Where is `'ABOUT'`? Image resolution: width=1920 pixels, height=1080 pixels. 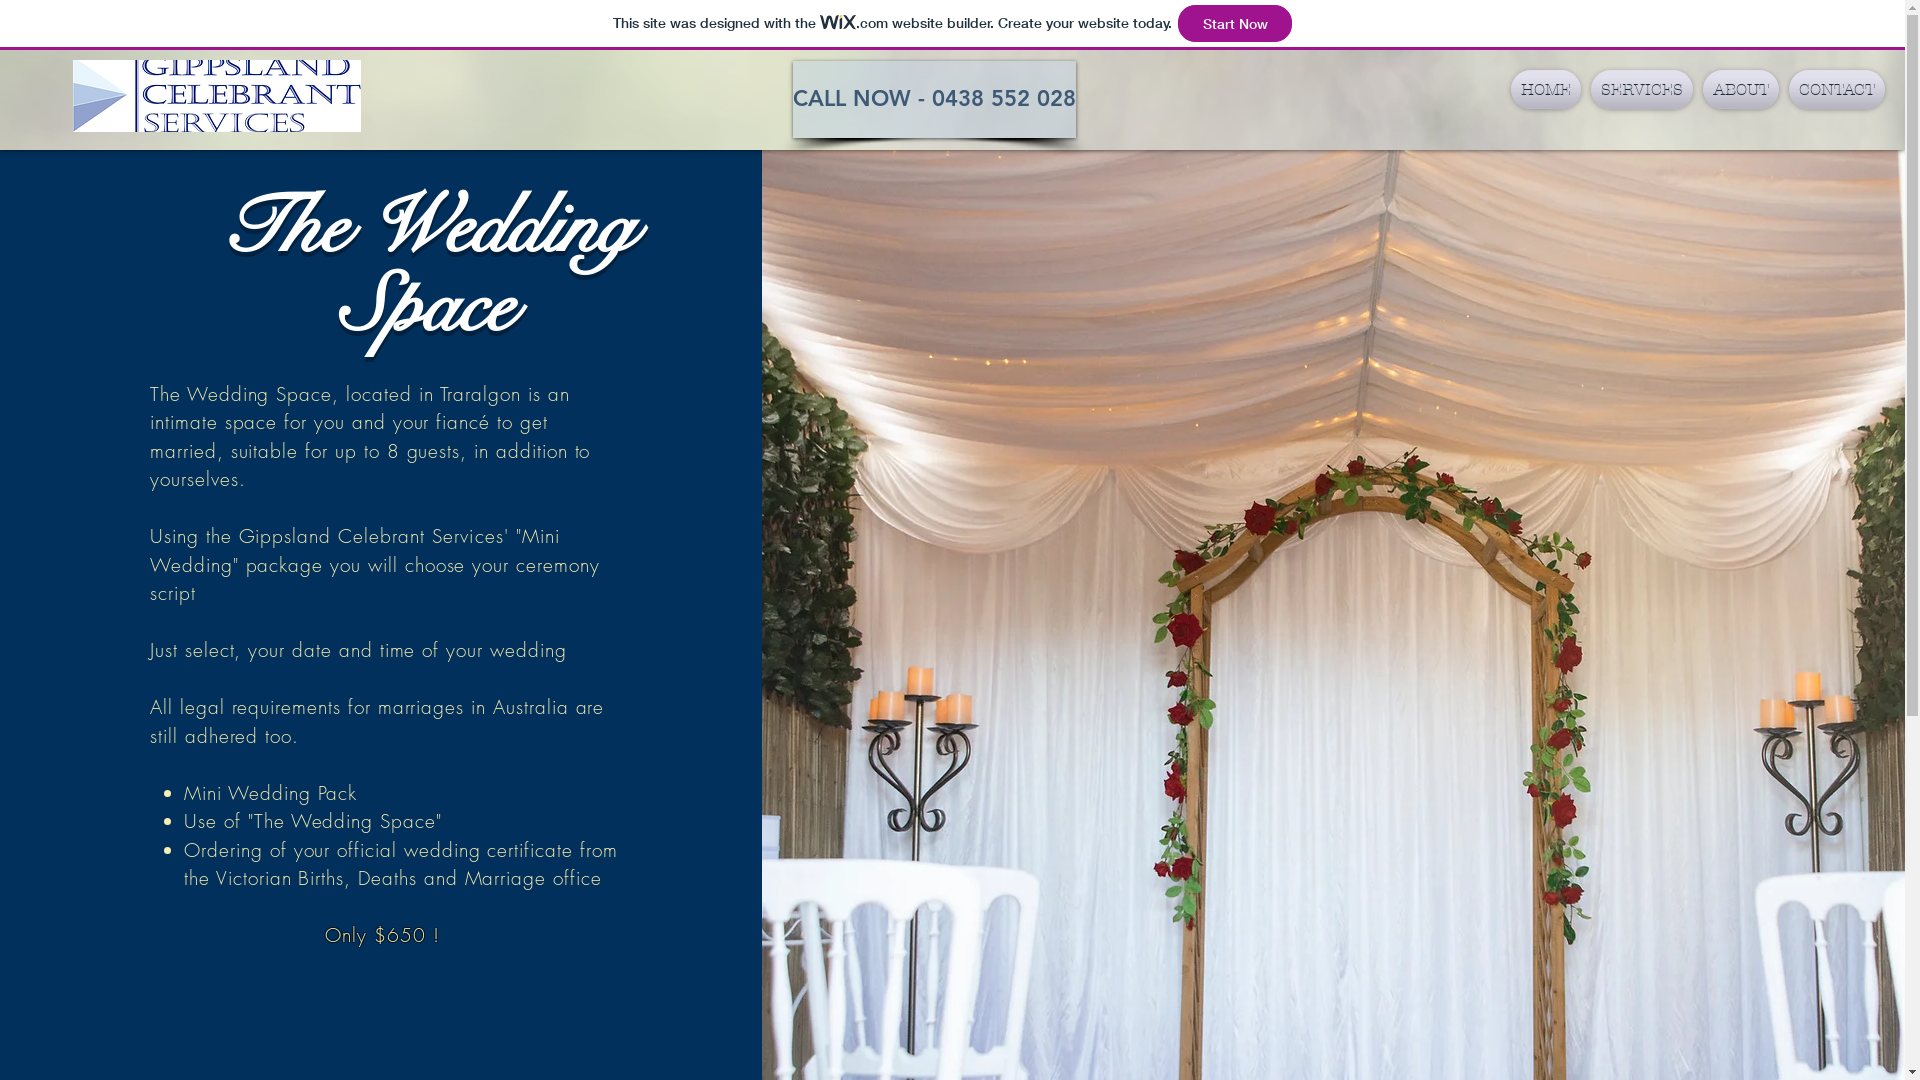 'ABOUT' is located at coordinates (1740, 88).